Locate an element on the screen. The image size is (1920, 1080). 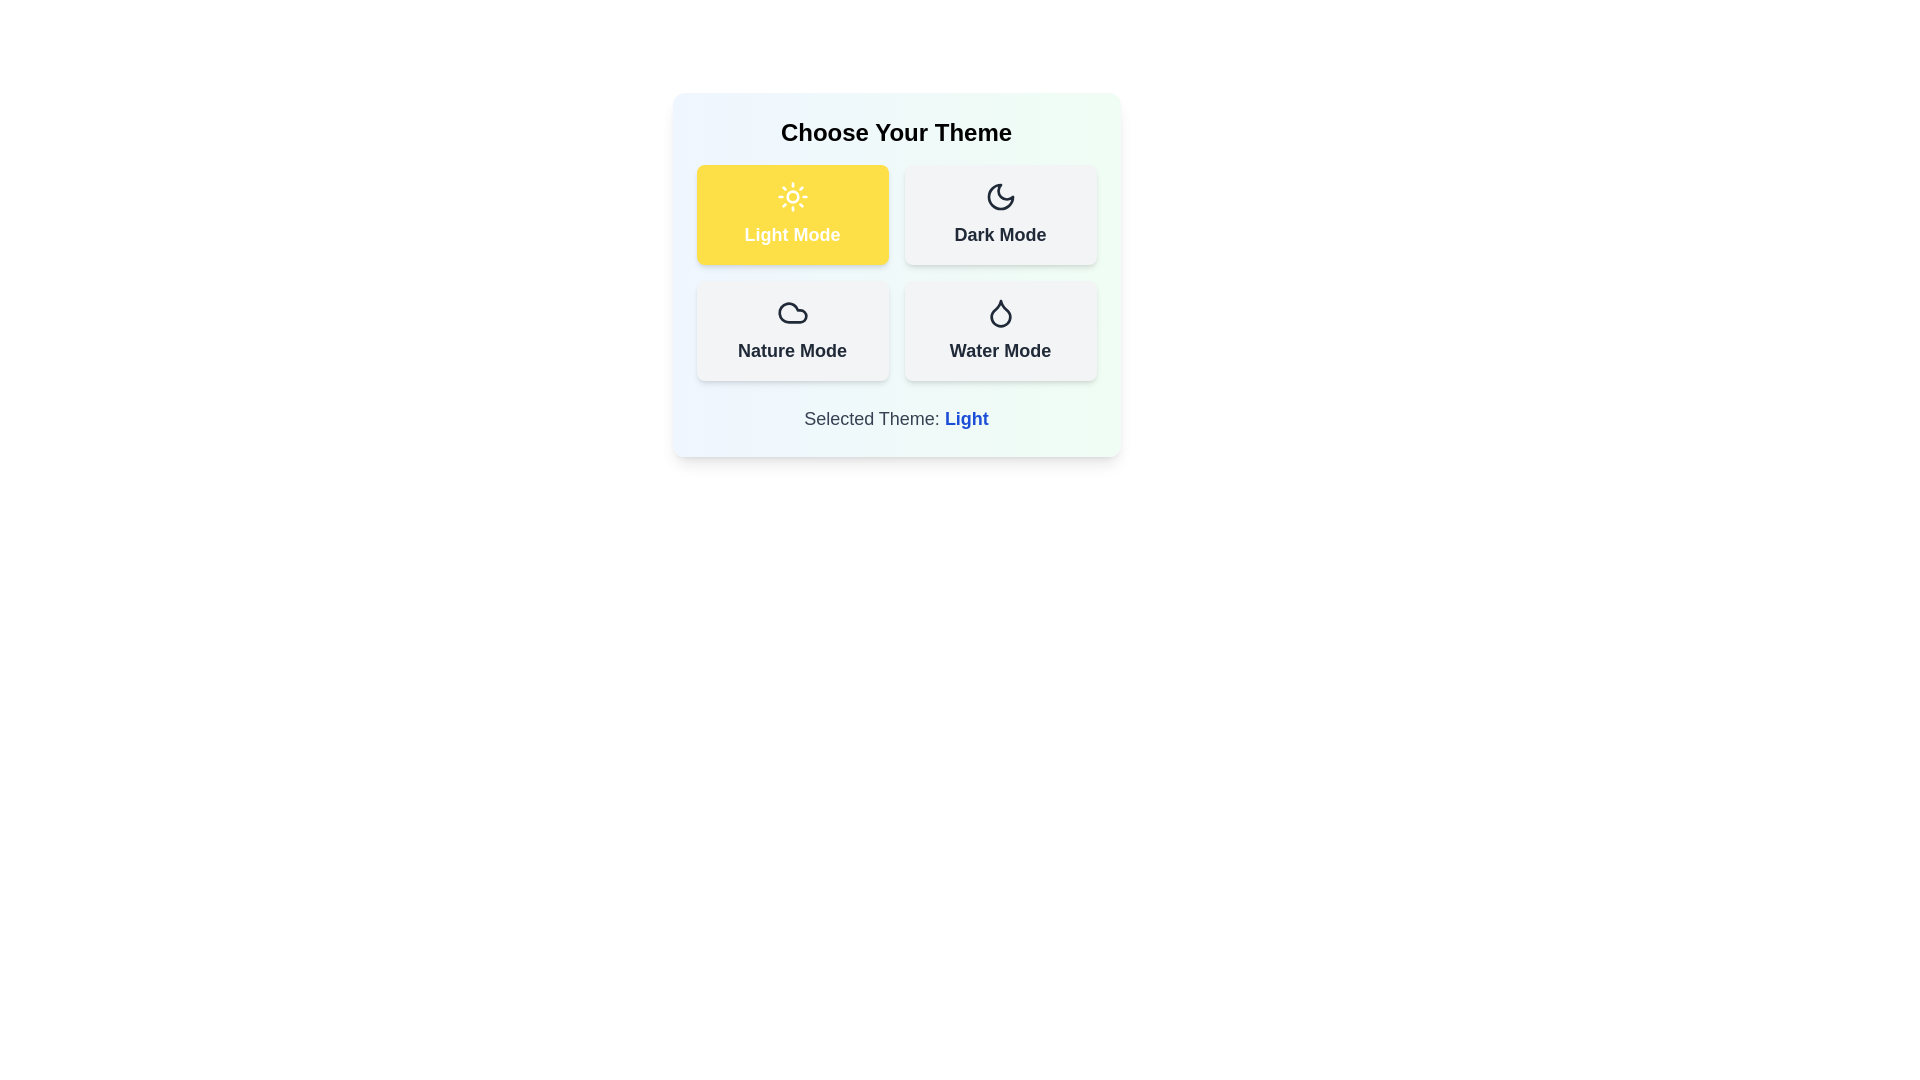
the theme button labeled Light Mode is located at coordinates (791, 215).